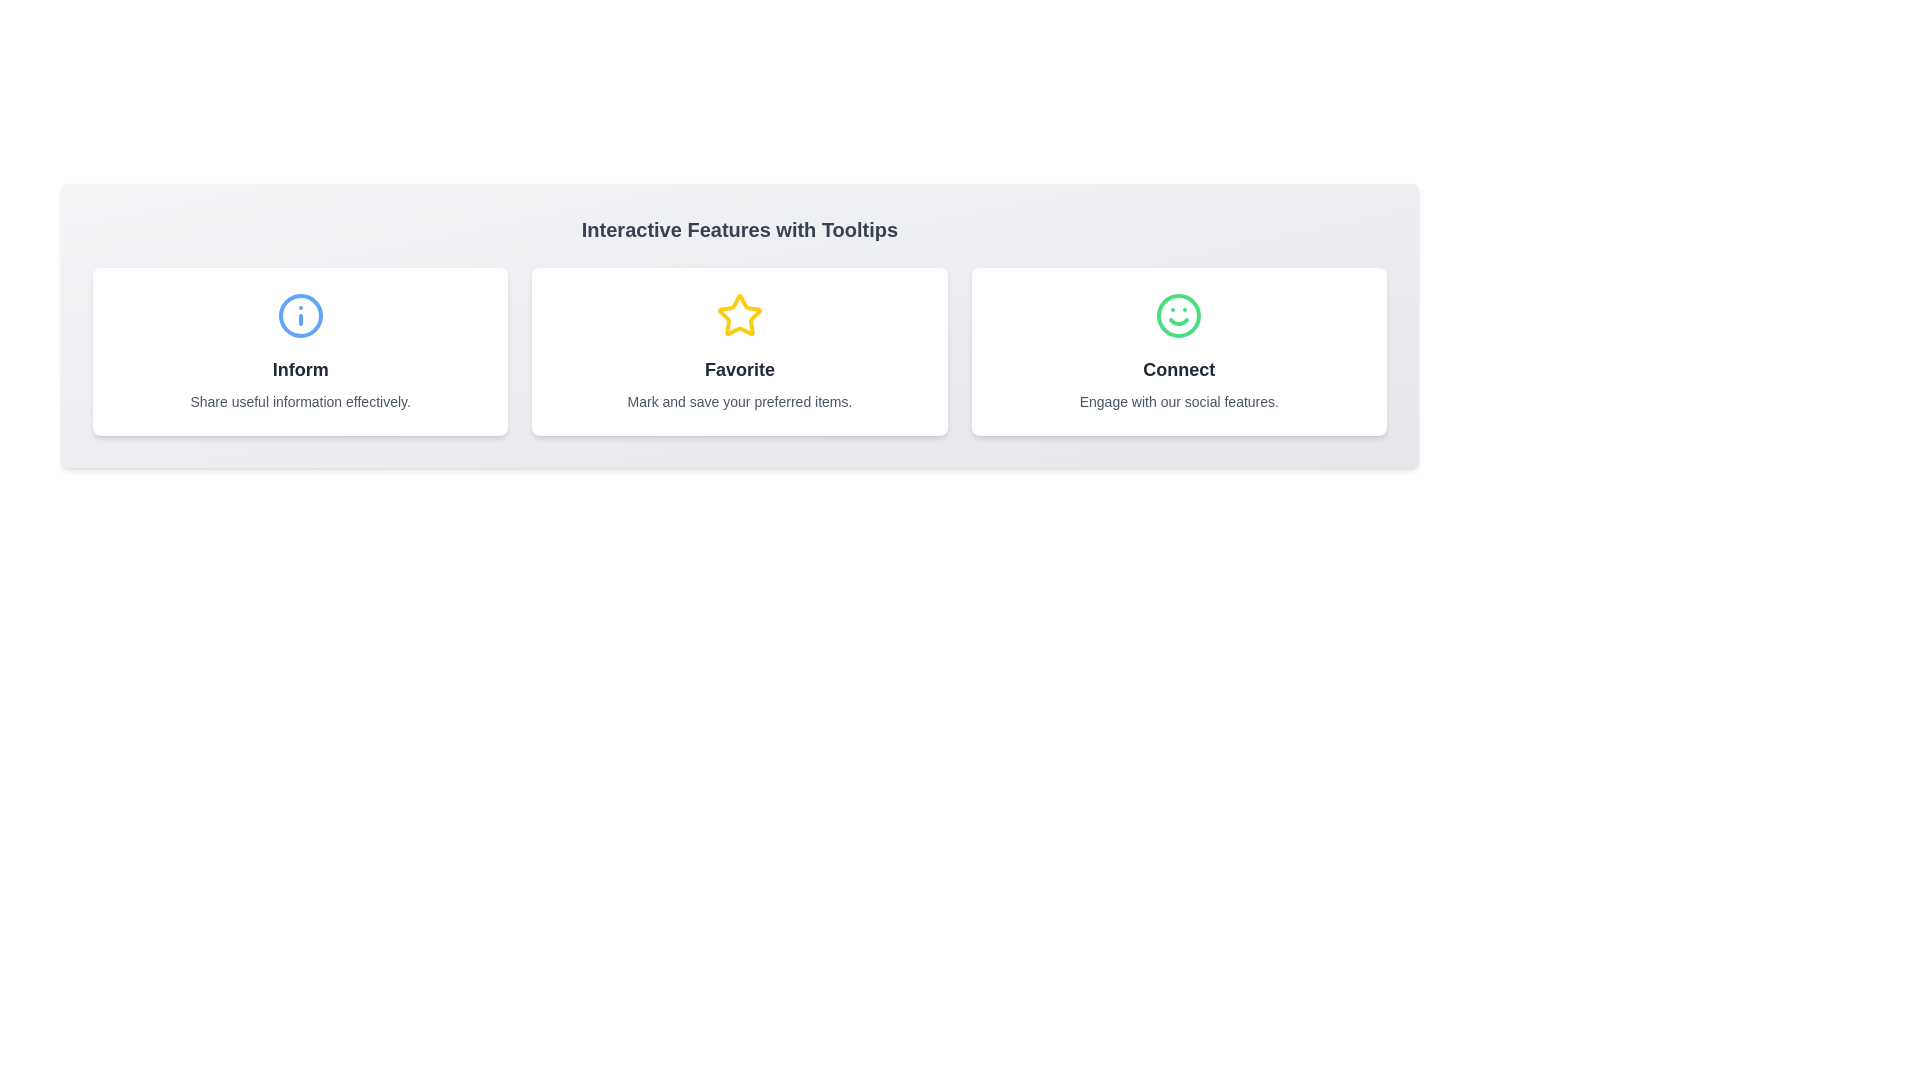 This screenshot has height=1080, width=1920. Describe the element at coordinates (1179, 315) in the screenshot. I see `the 'Connect' icon located at the top section of the third card from the left, which is associated with the 'Connect' feature` at that location.